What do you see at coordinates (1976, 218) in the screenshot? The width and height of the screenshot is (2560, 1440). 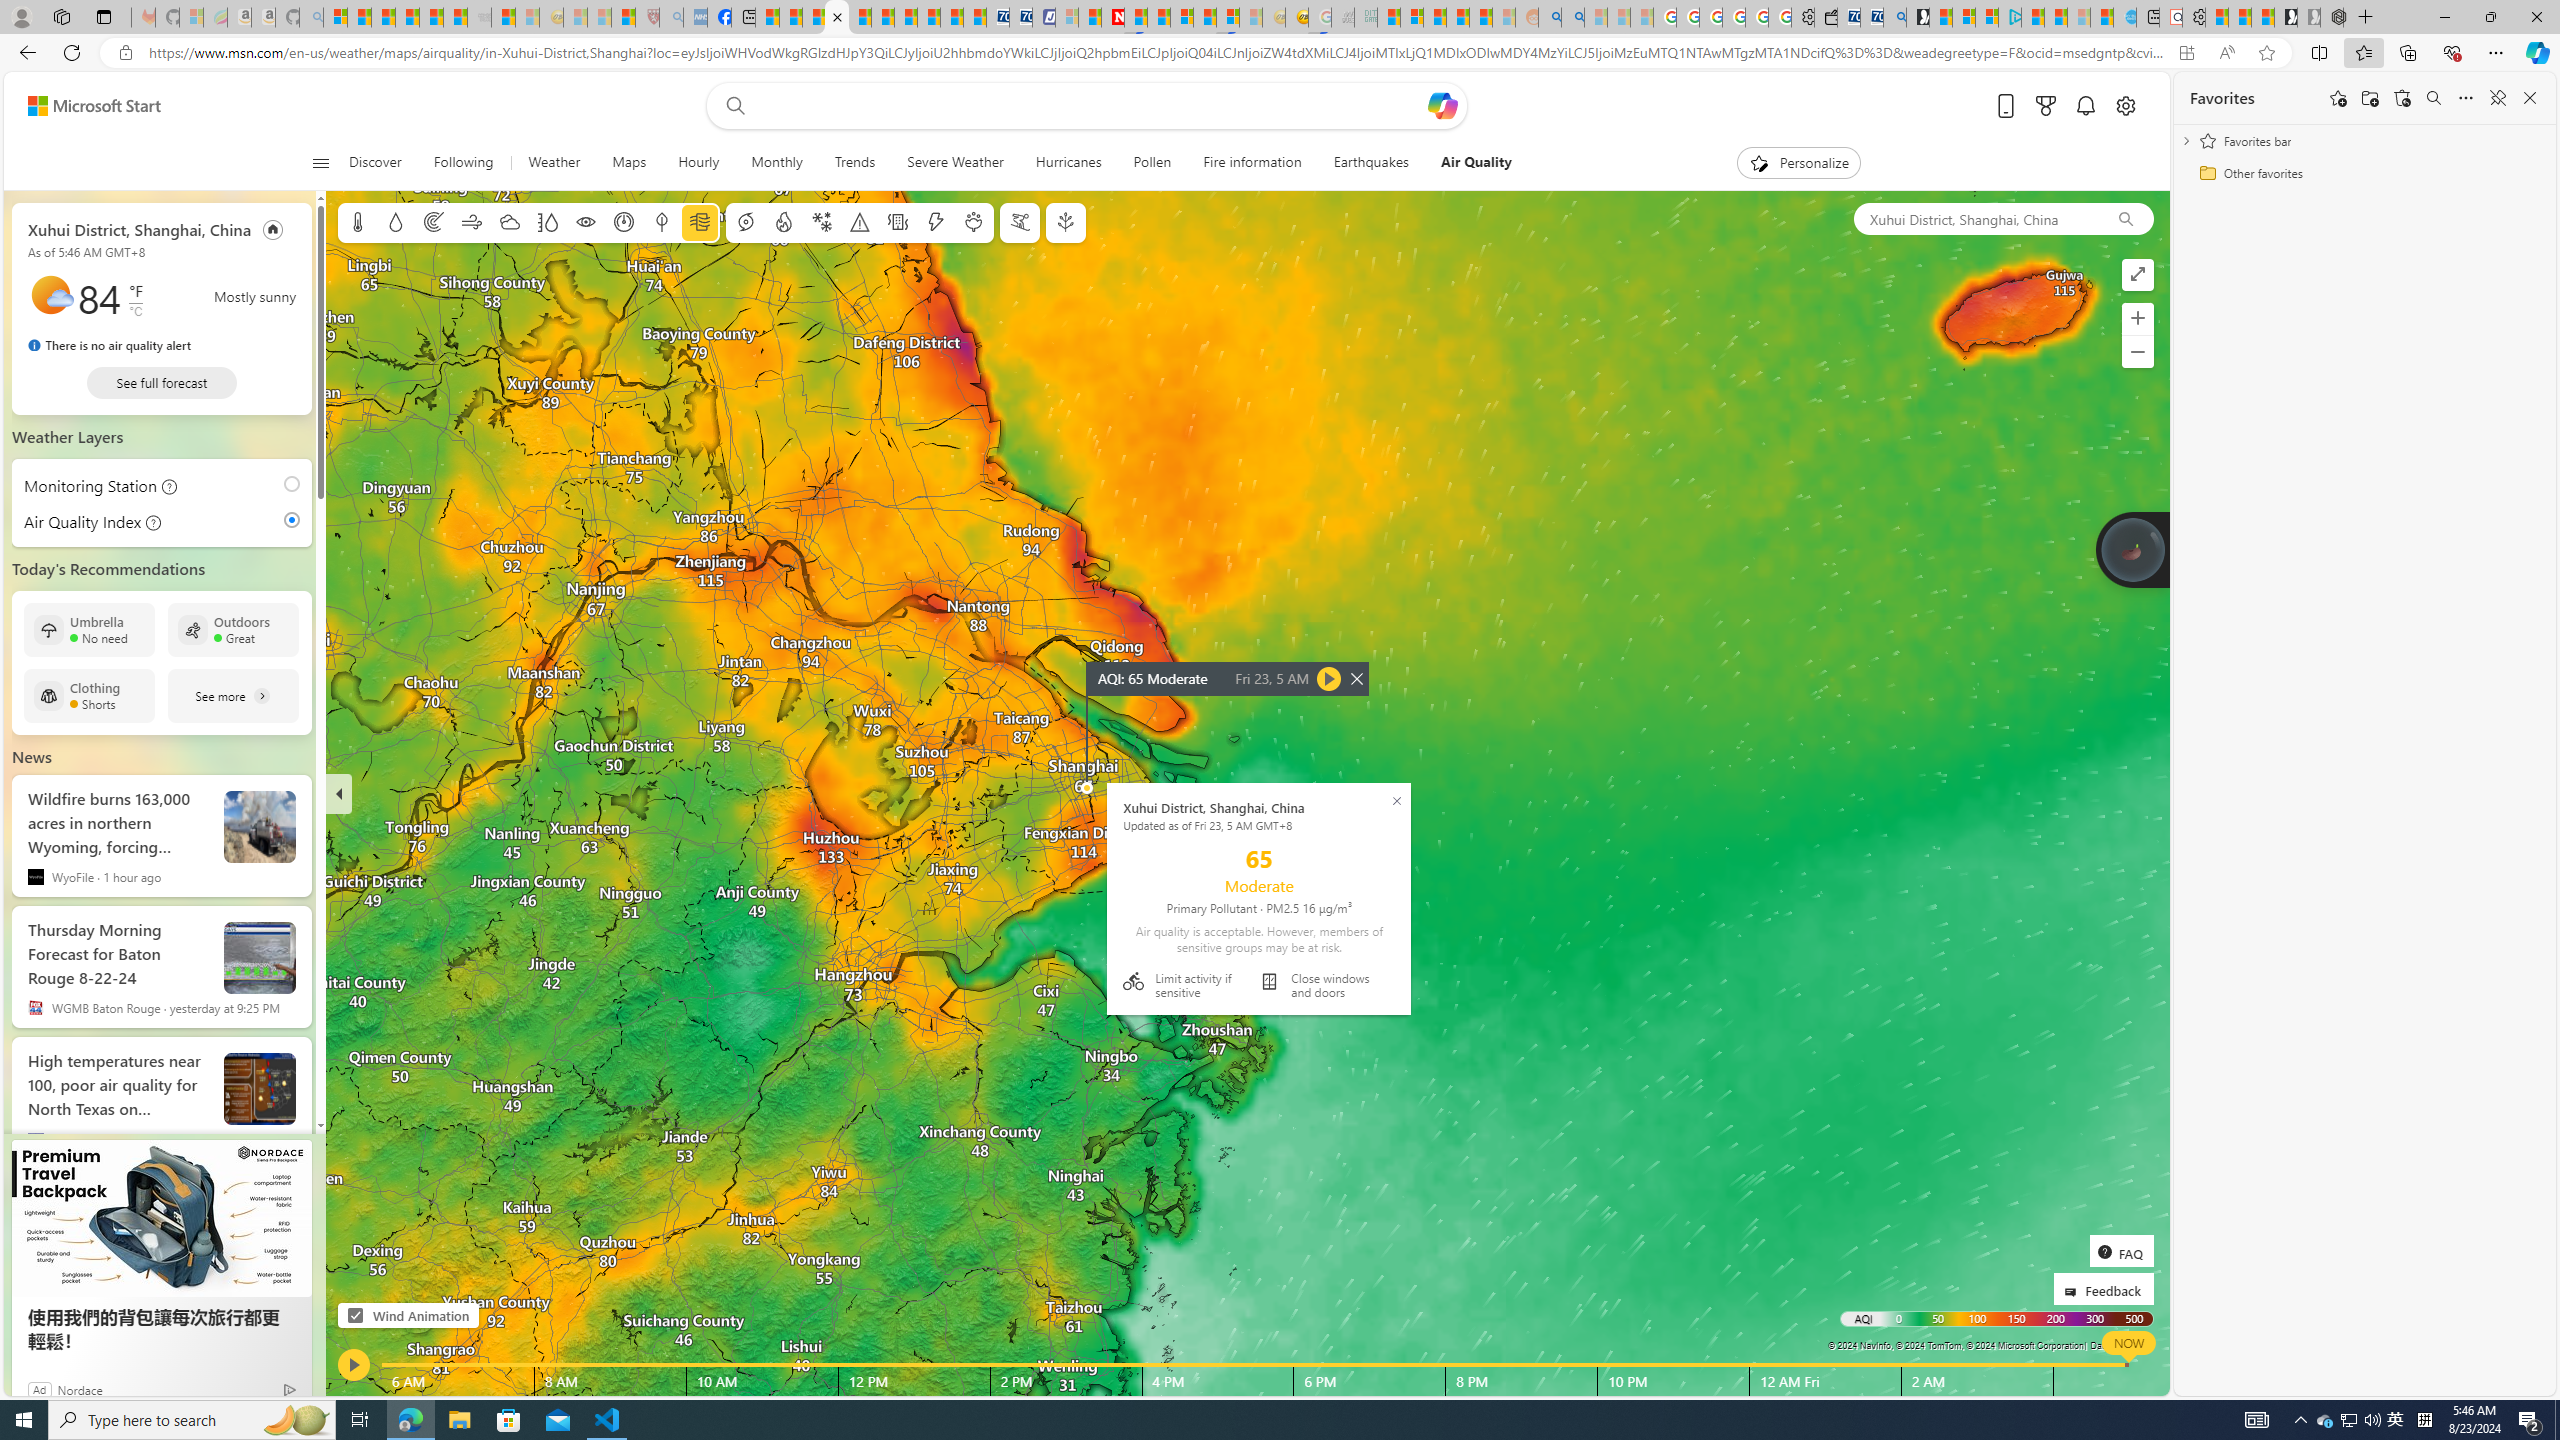 I see `'Xuhui District, Shanghai, China'` at bounding box center [1976, 218].